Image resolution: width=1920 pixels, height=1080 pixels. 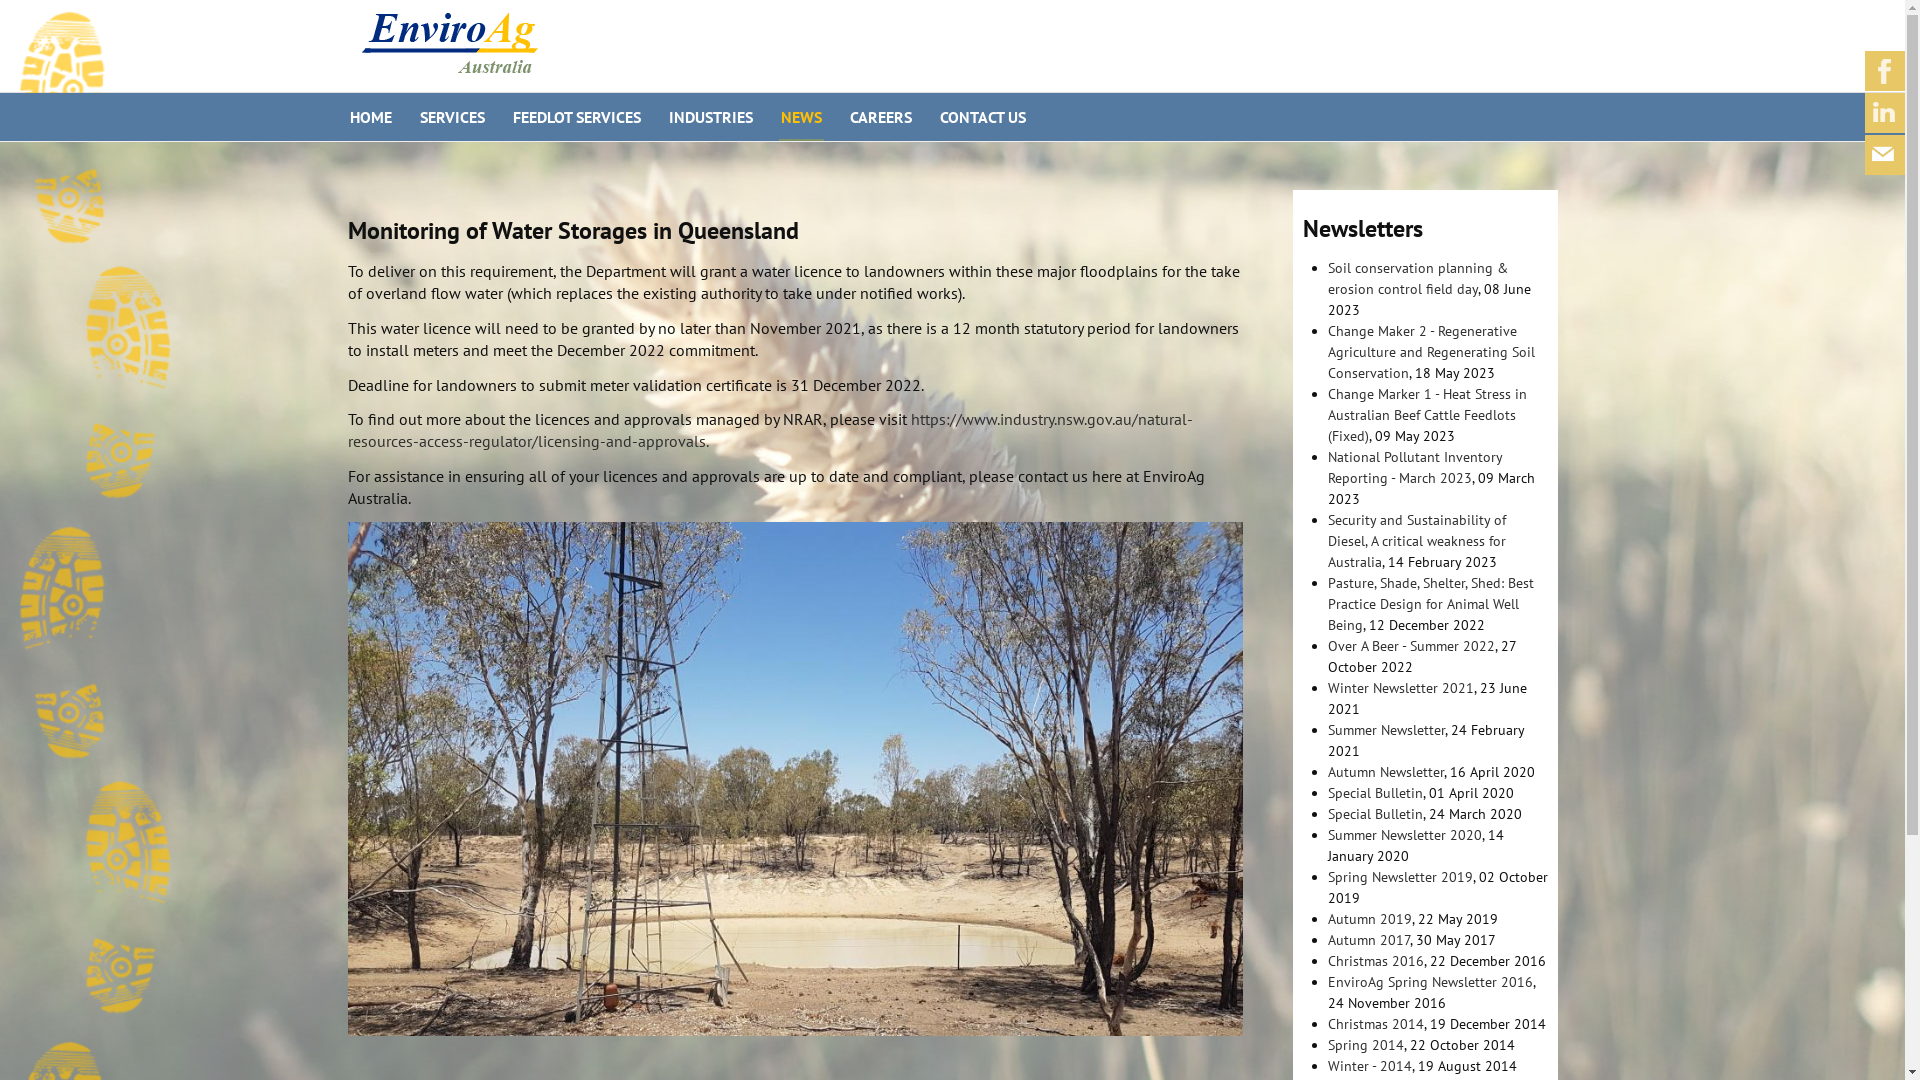 I want to click on 'INDUSTRIES', so click(x=710, y=116).